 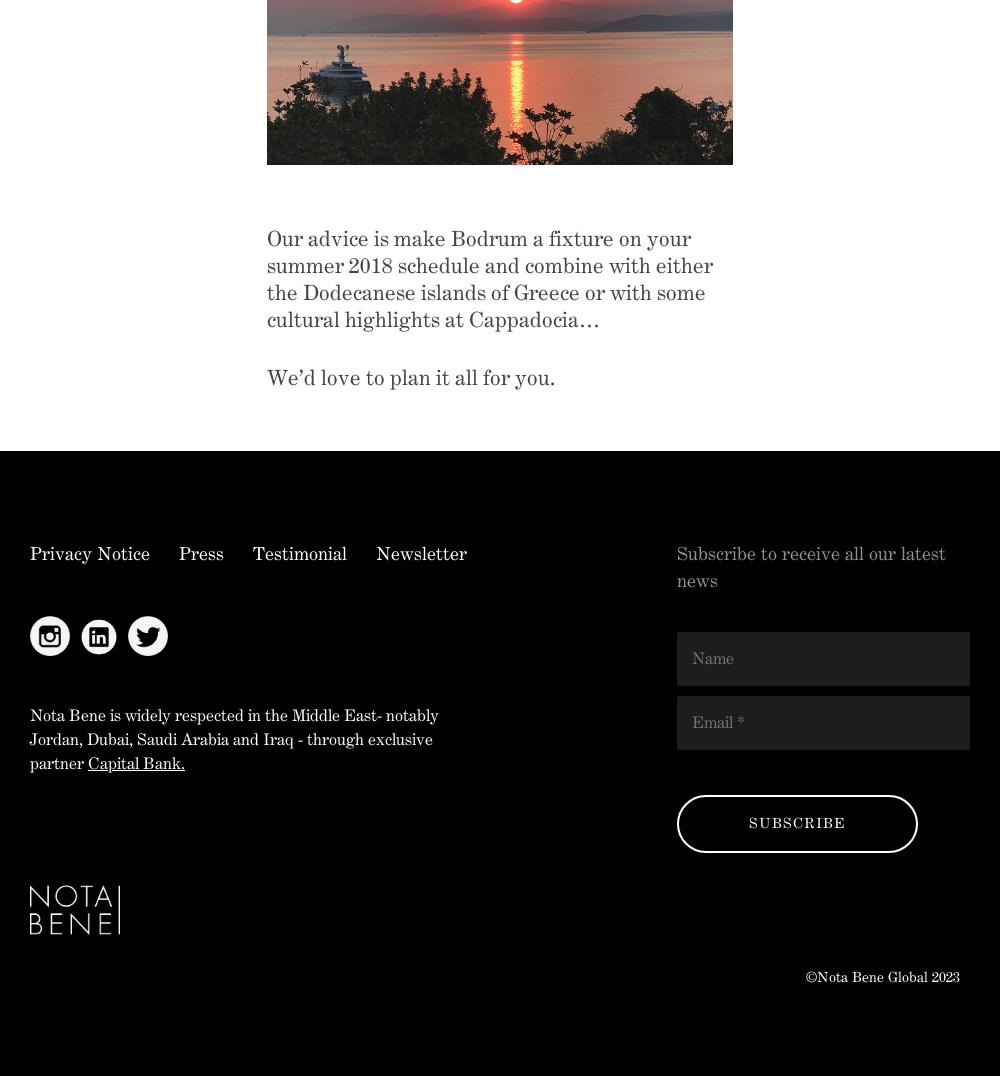 What do you see at coordinates (810, 565) in the screenshot?
I see `'Subscribe to receive all our latest news'` at bounding box center [810, 565].